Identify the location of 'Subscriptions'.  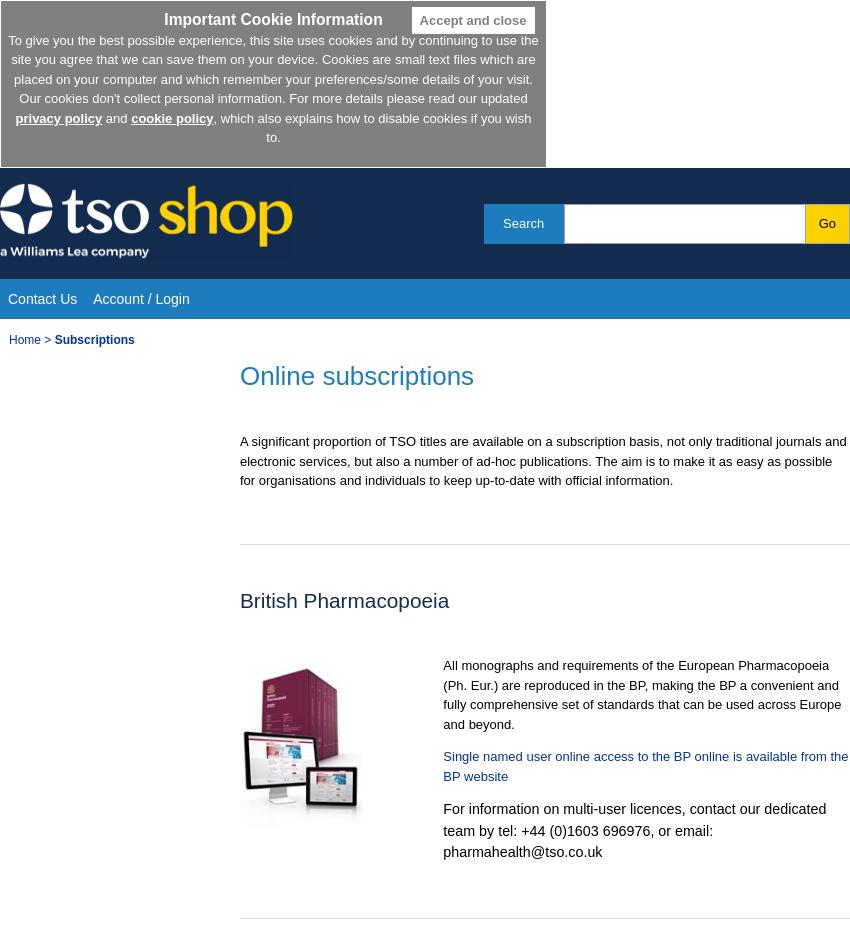
(93, 338).